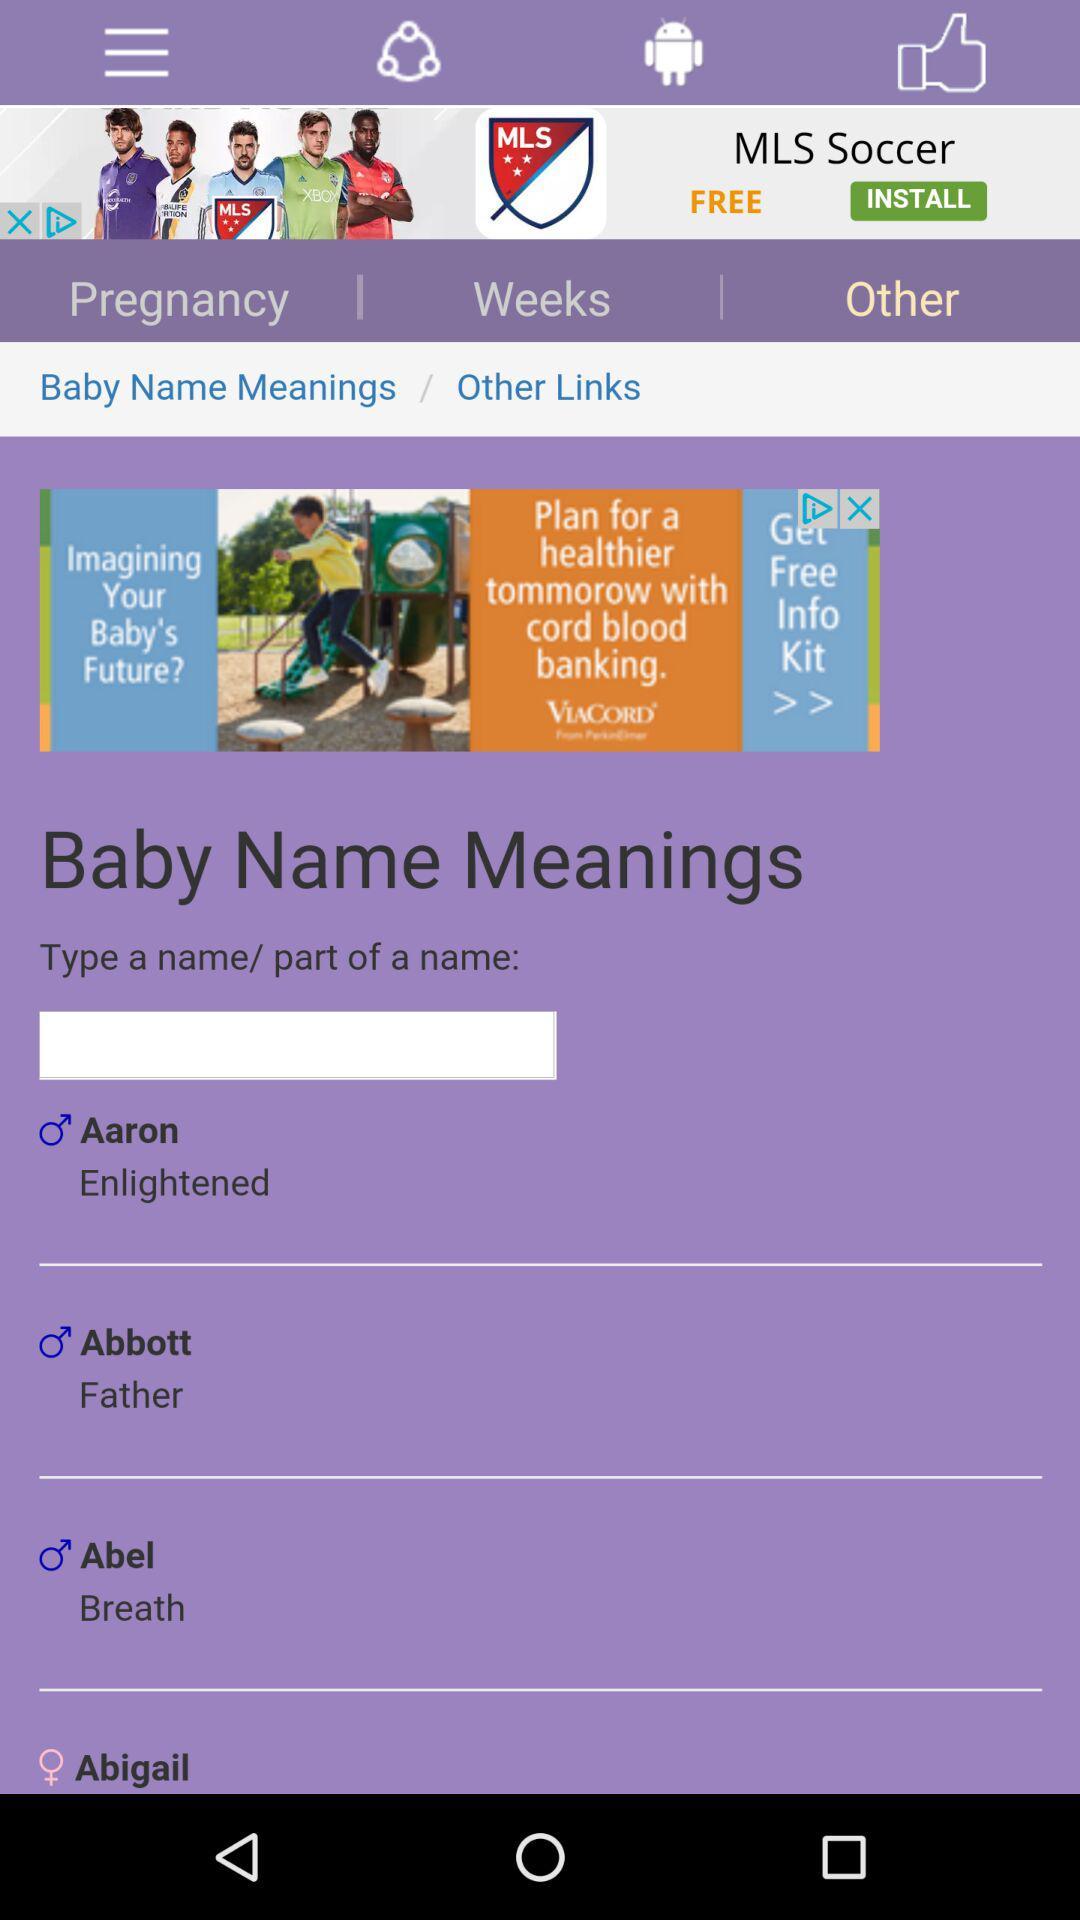 This screenshot has height=1920, width=1080. Describe the element at coordinates (941, 52) in the screenshot. I see `like page` at that location.